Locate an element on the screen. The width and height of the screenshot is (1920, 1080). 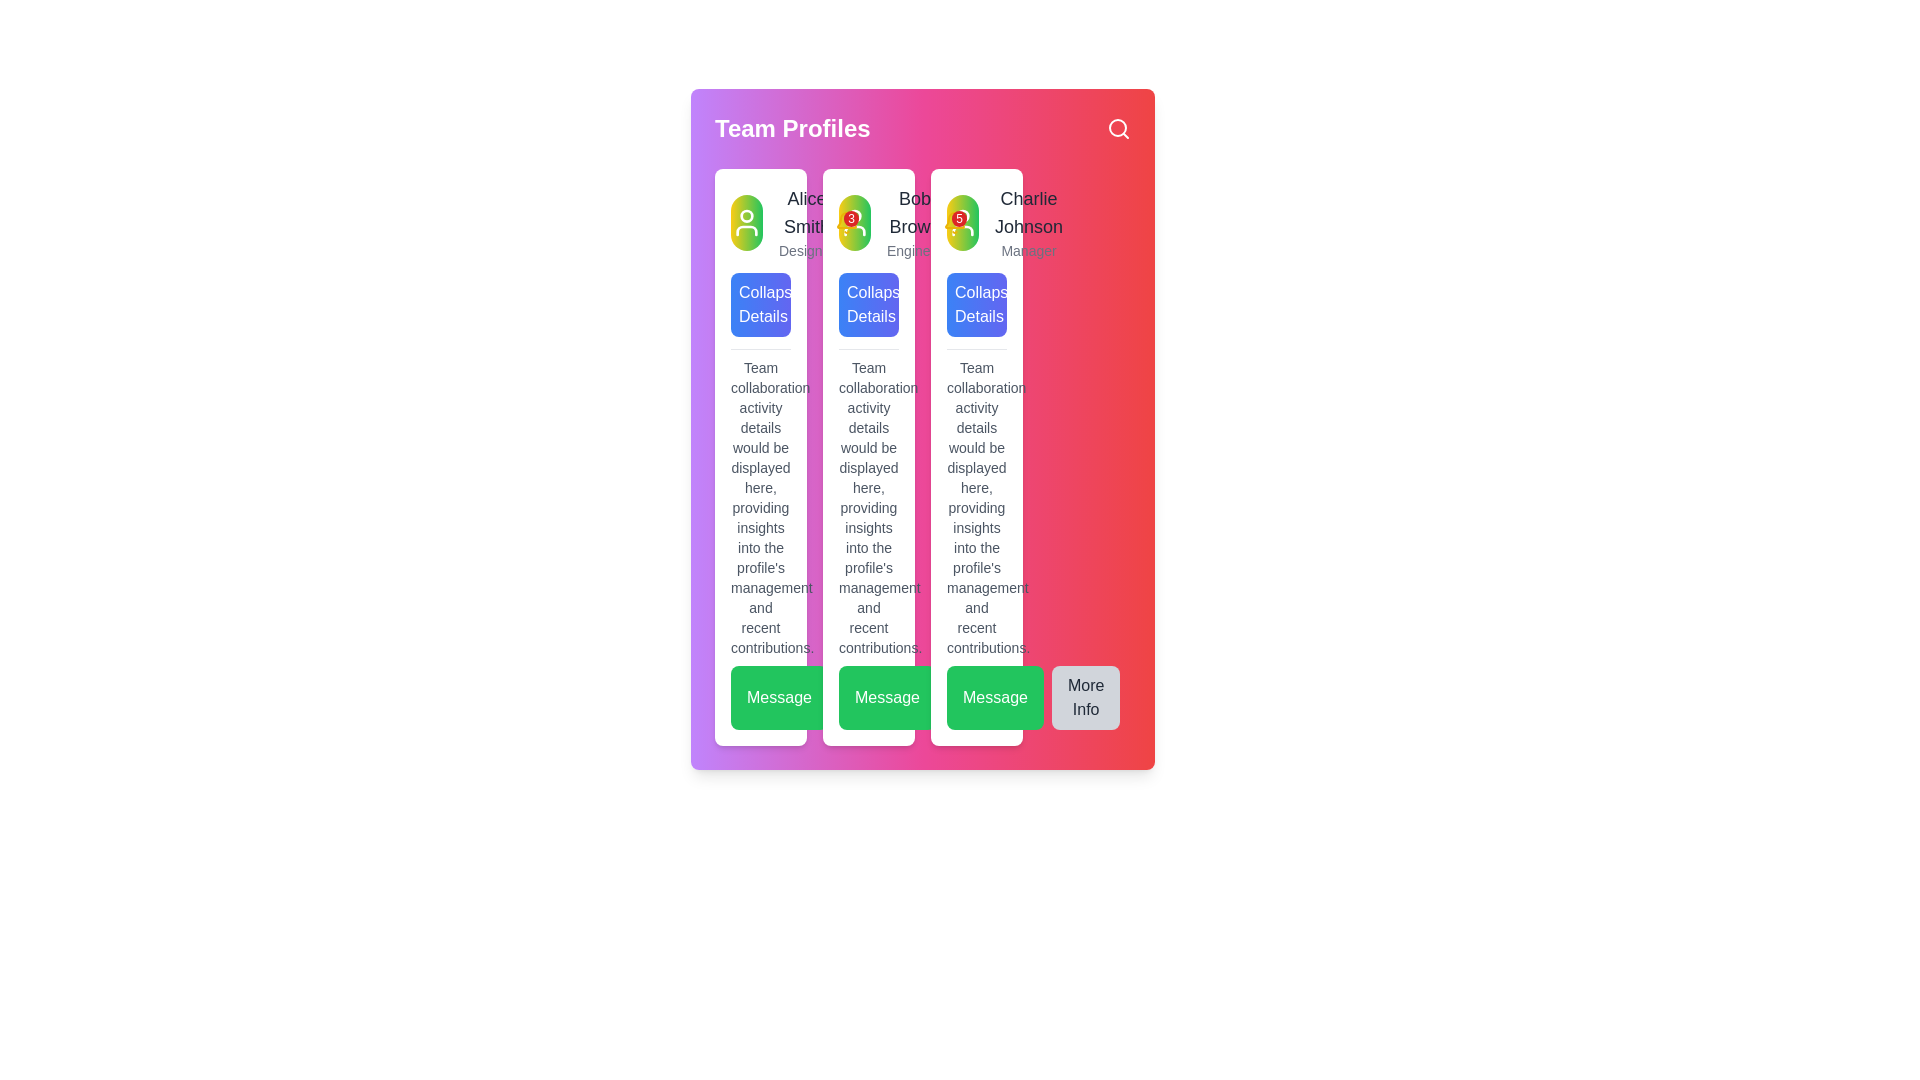
the Text content block that provides detailed information about team collaboration and activities related to Charlie Johnson's profile is located at coordinates (977, 538).